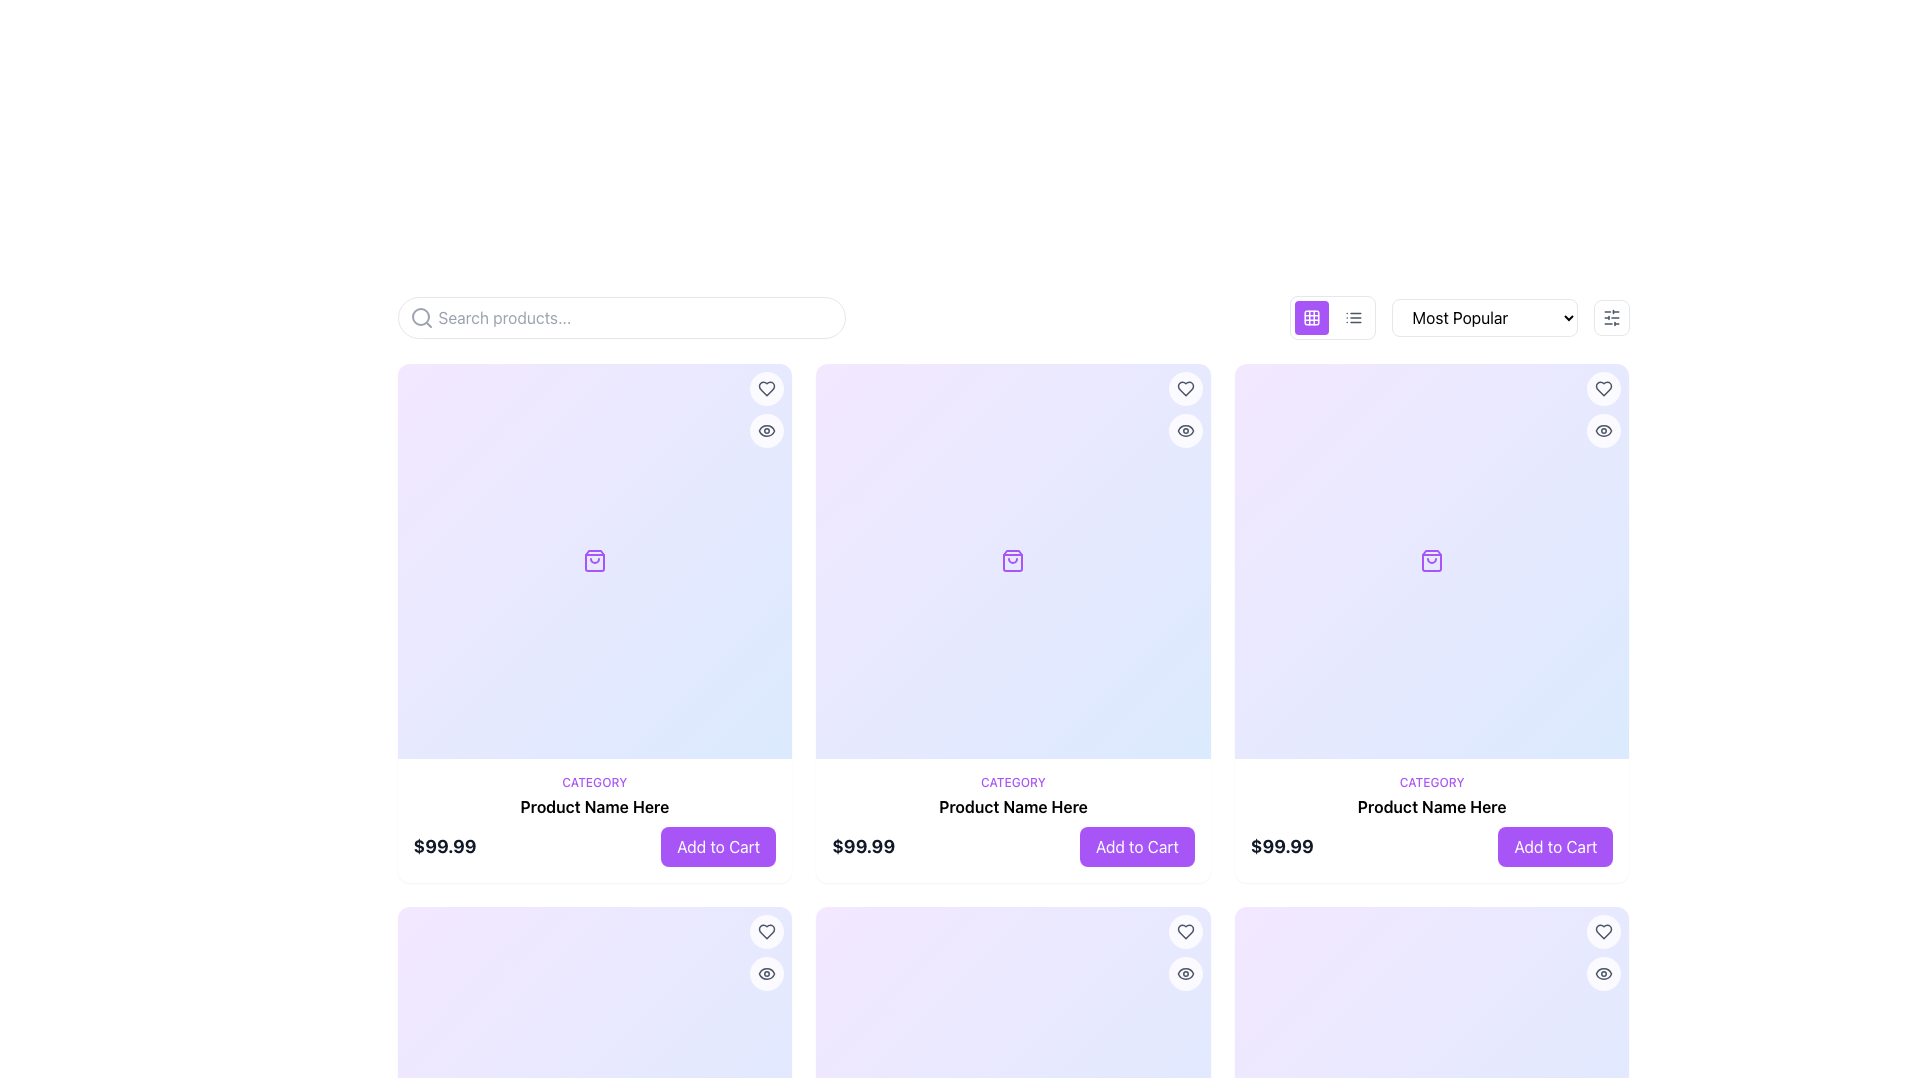  Describe the element at coordinates (1013, 561) in the screenshot. I see `the shopping bag icon located at the center of the second card from the left in the first row of the grid layout` at that location.